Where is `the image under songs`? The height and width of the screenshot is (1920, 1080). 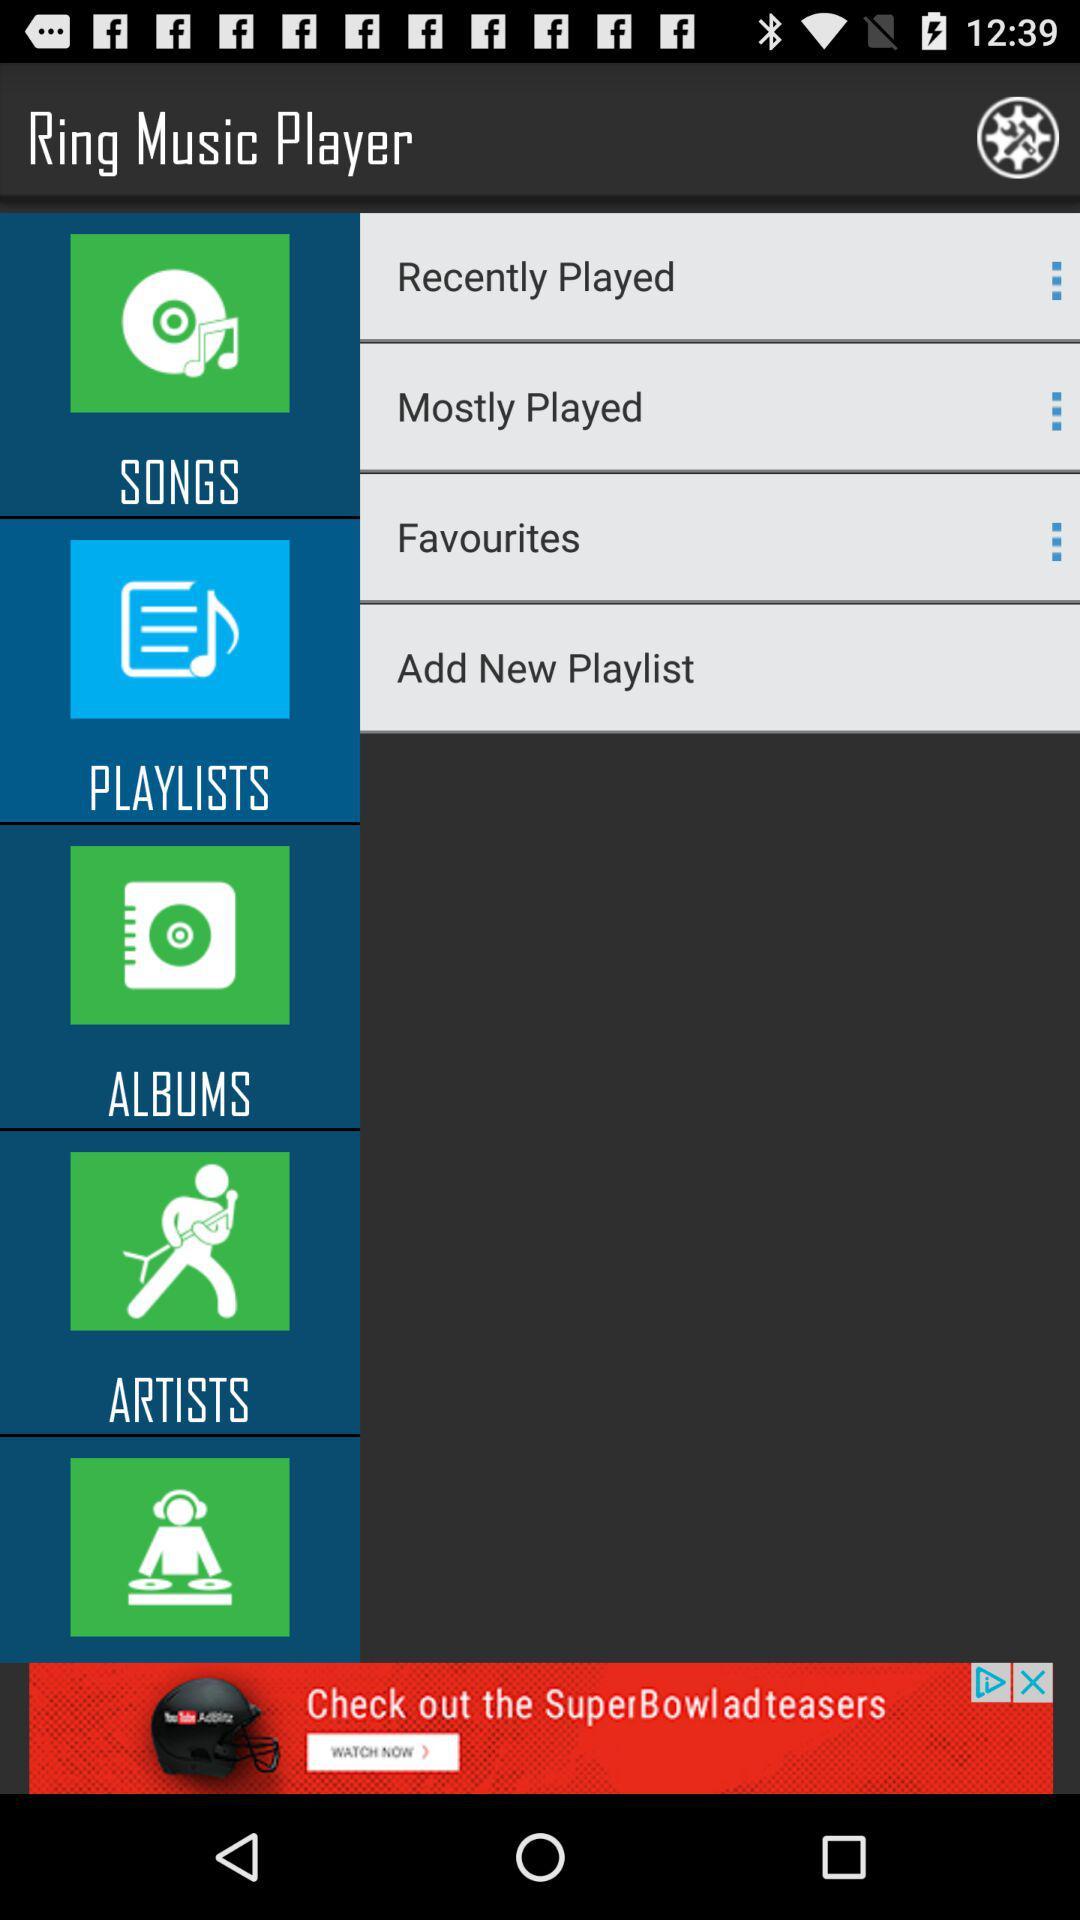 the image under songs is located at coordinates (180, 628).